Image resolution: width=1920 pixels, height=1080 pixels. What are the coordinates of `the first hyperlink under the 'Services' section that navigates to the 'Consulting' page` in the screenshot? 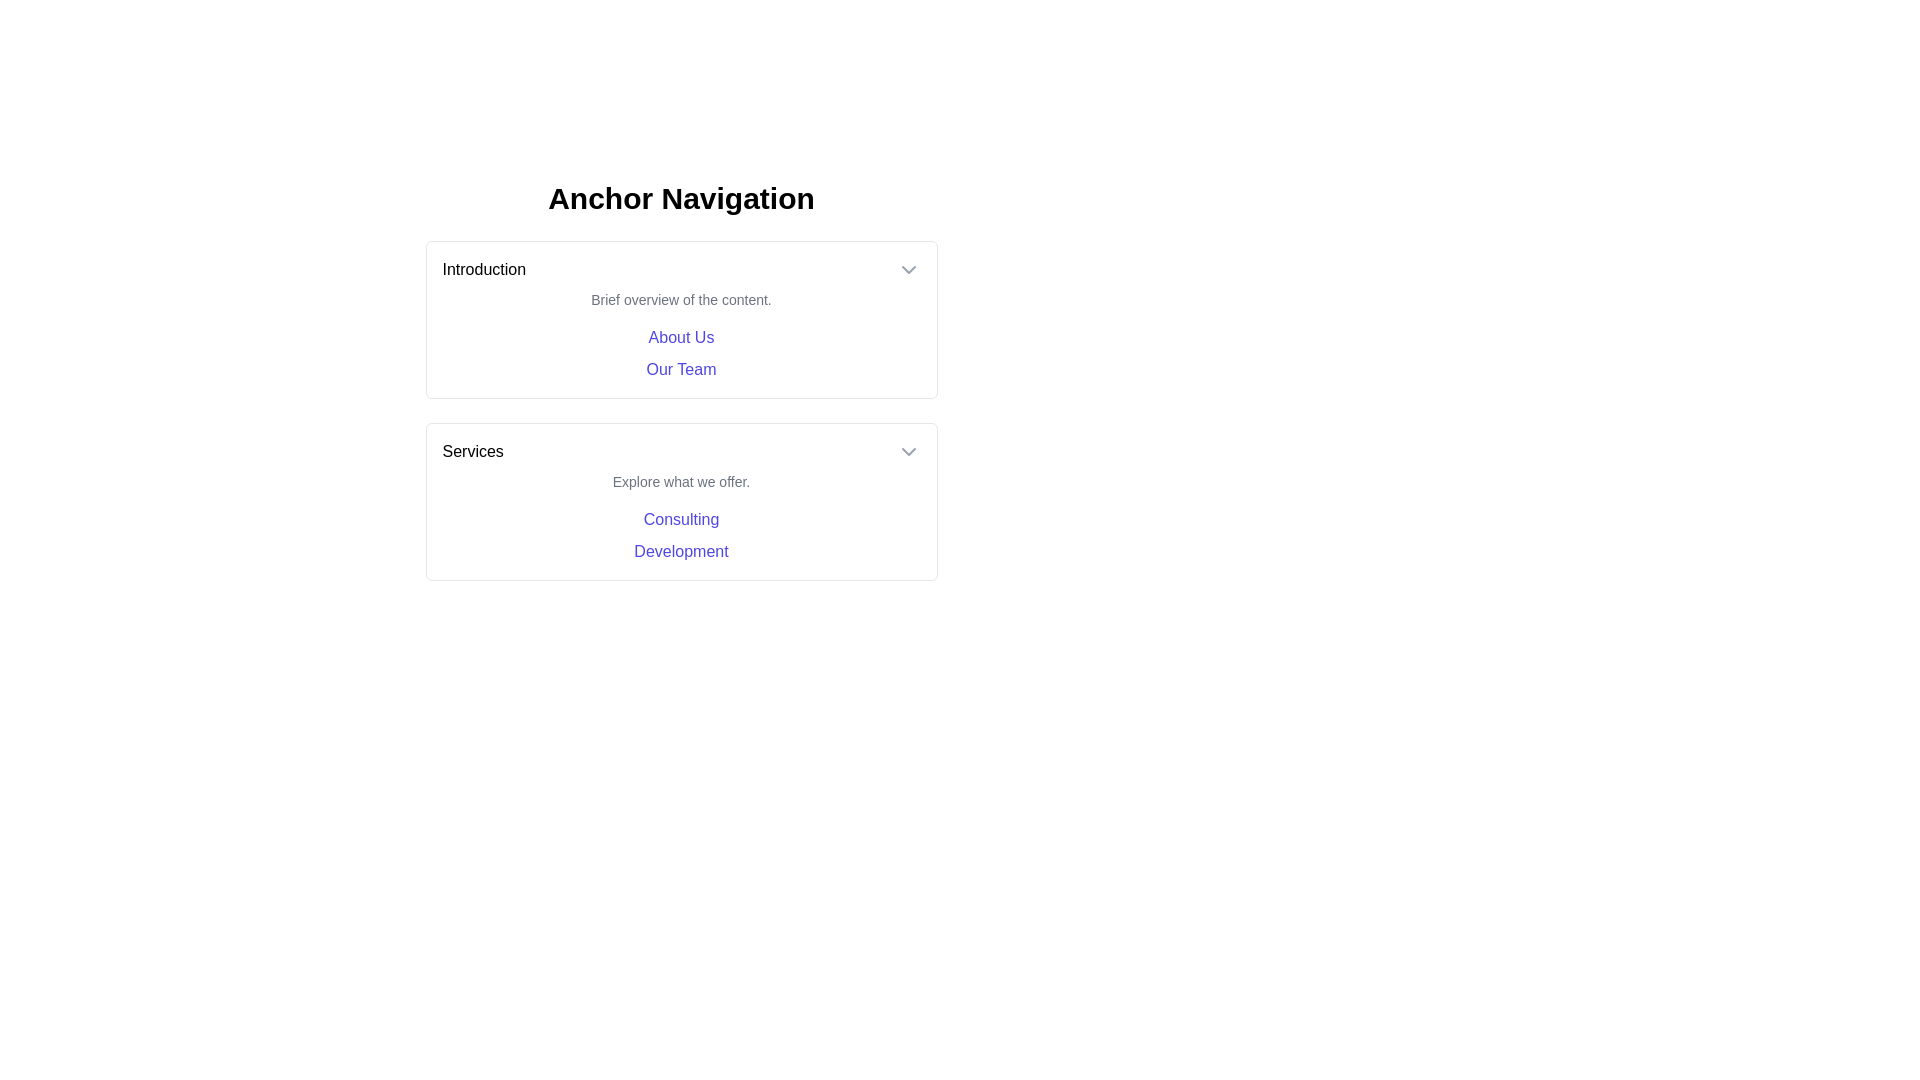 It's located at (681, 519).